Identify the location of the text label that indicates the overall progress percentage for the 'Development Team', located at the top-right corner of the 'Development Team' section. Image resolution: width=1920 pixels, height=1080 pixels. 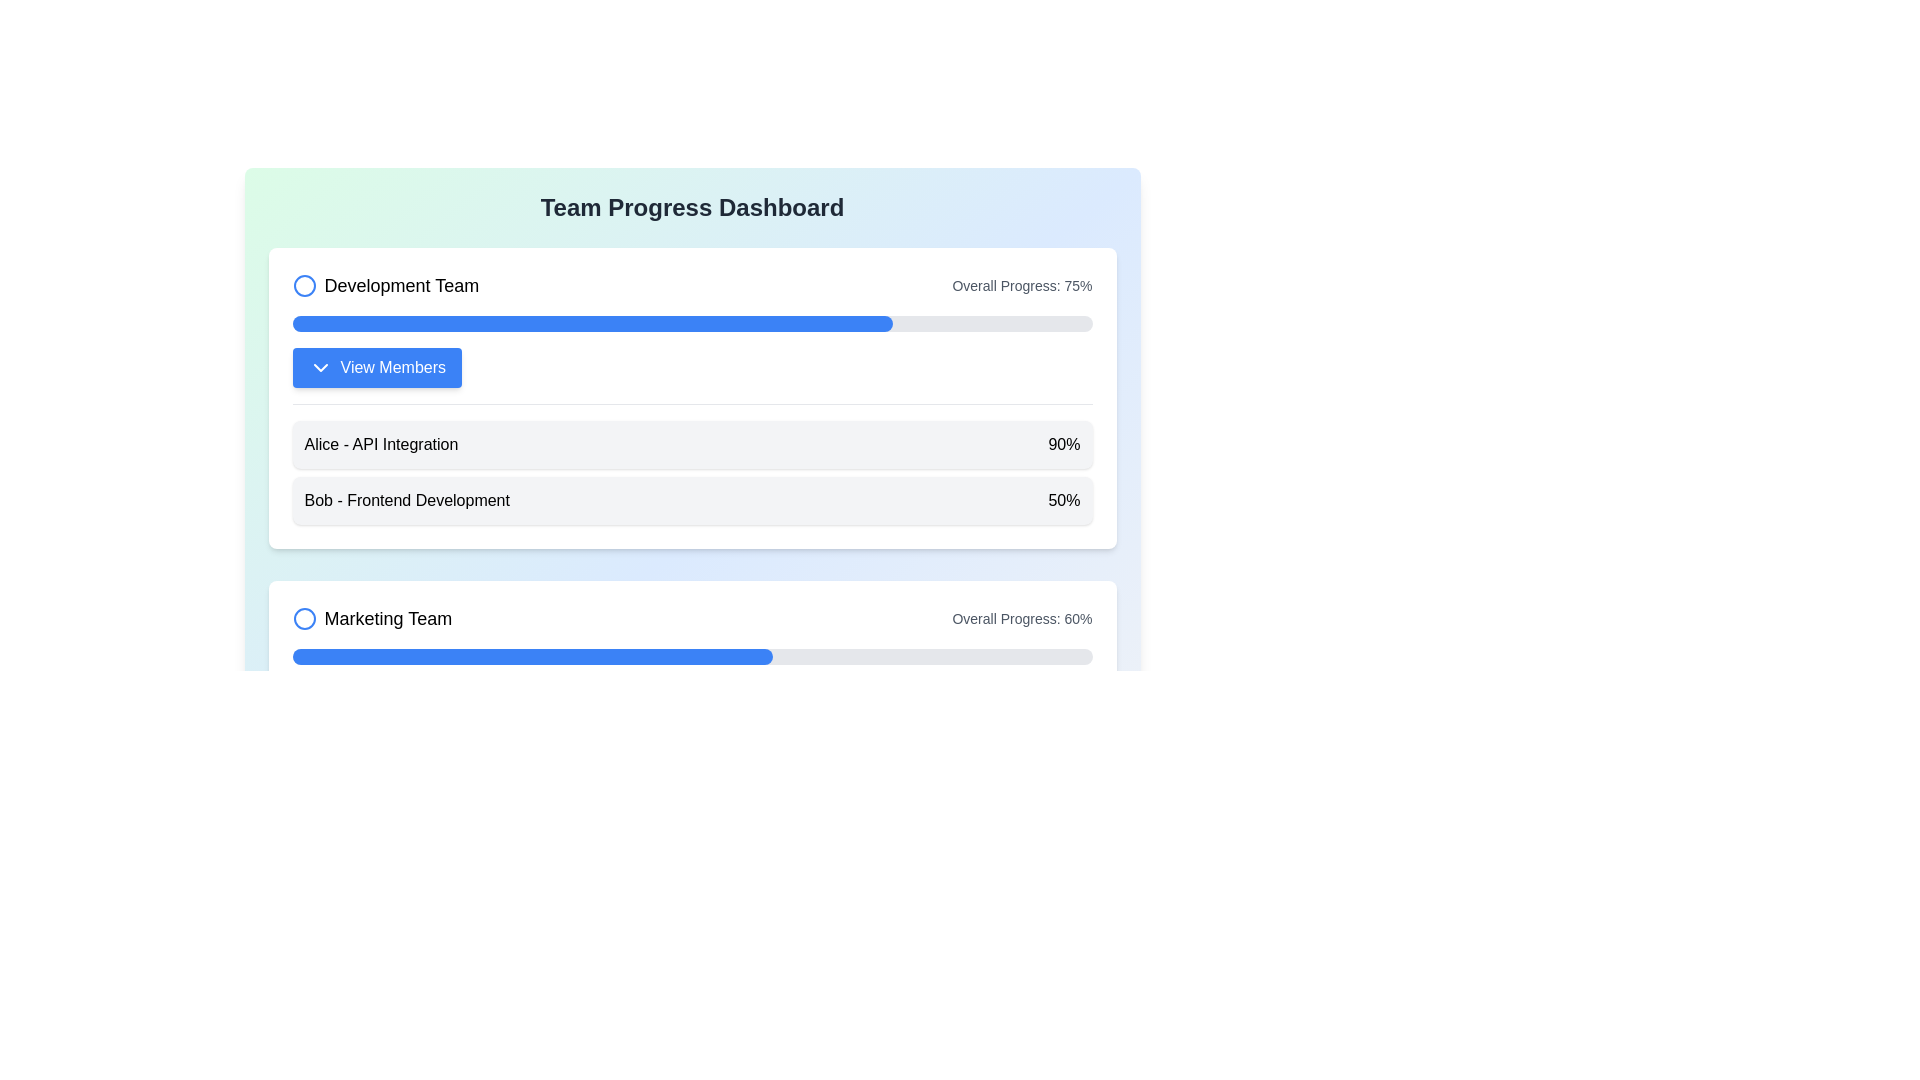
(1022, 285).